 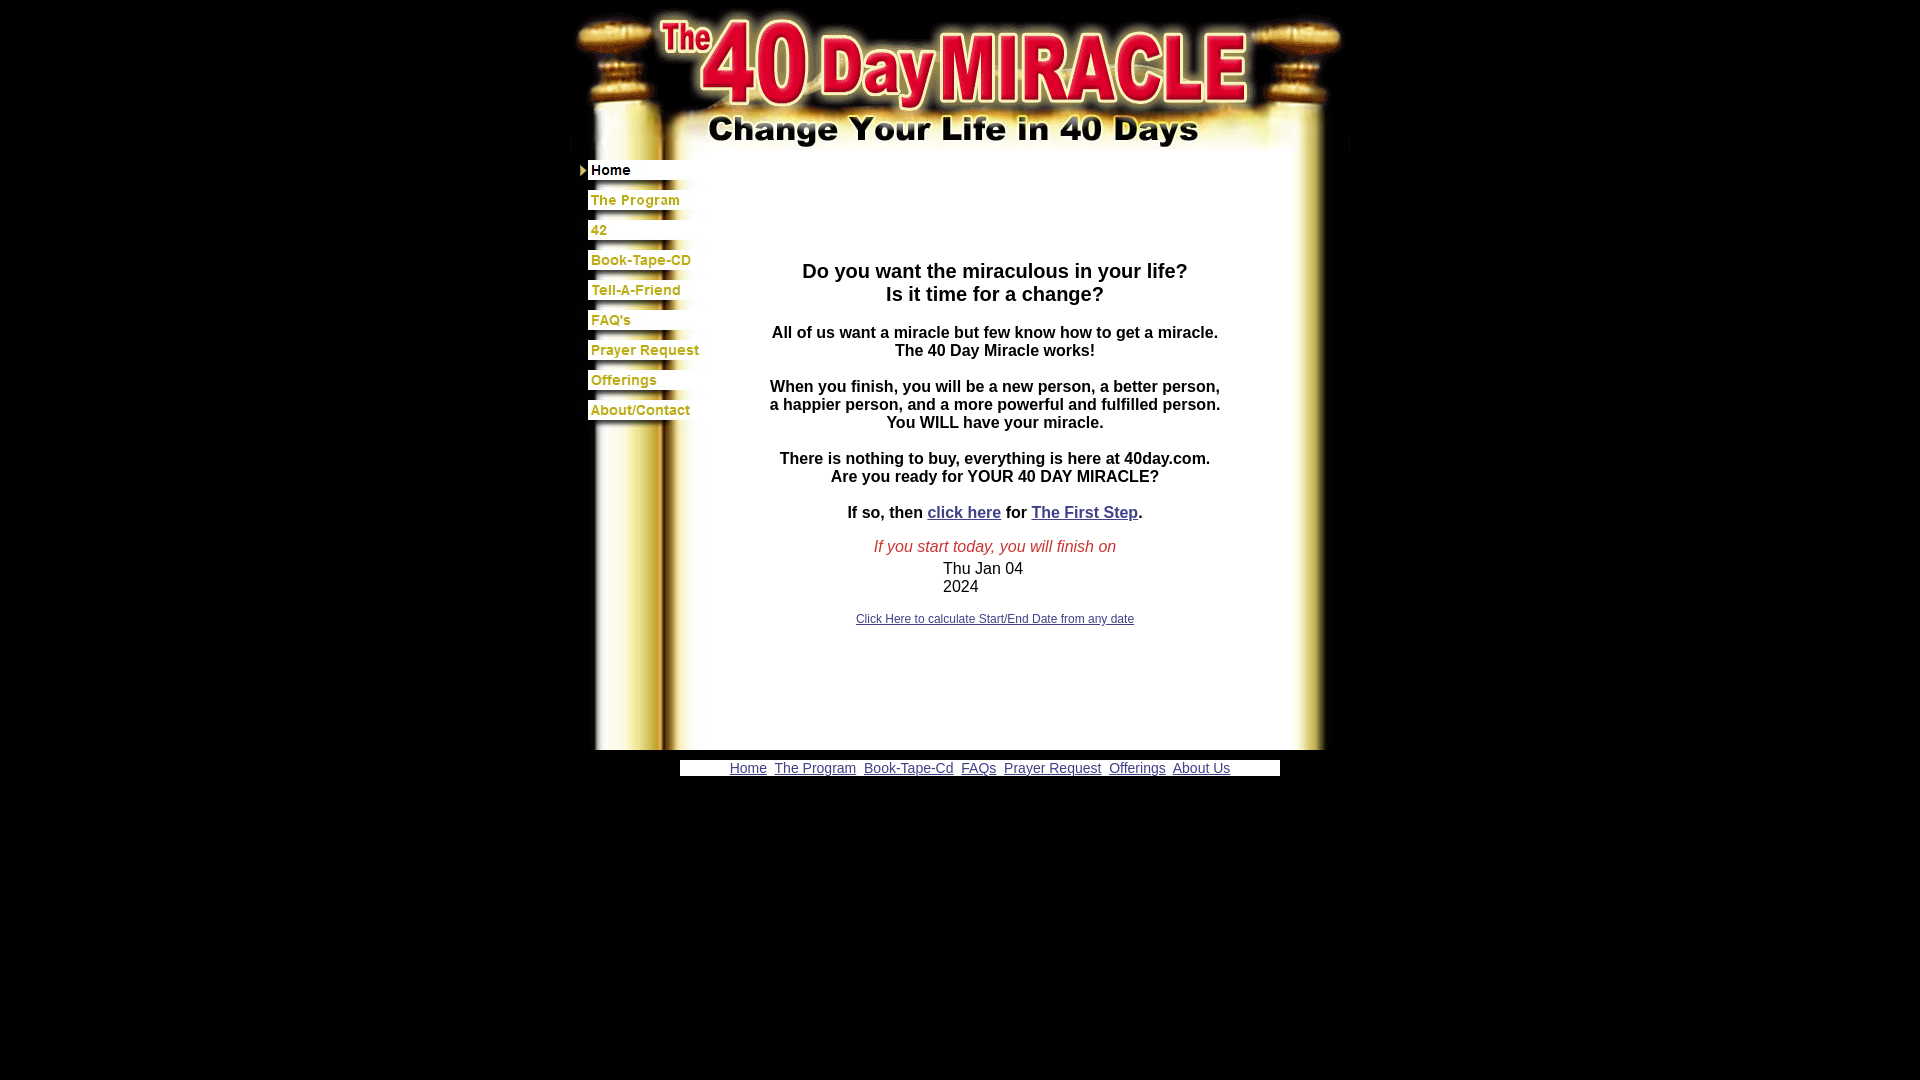 What do you see at coordinates (964, 511) in the screenshot?
I see `'click here'` at bounding box center [964, 511].